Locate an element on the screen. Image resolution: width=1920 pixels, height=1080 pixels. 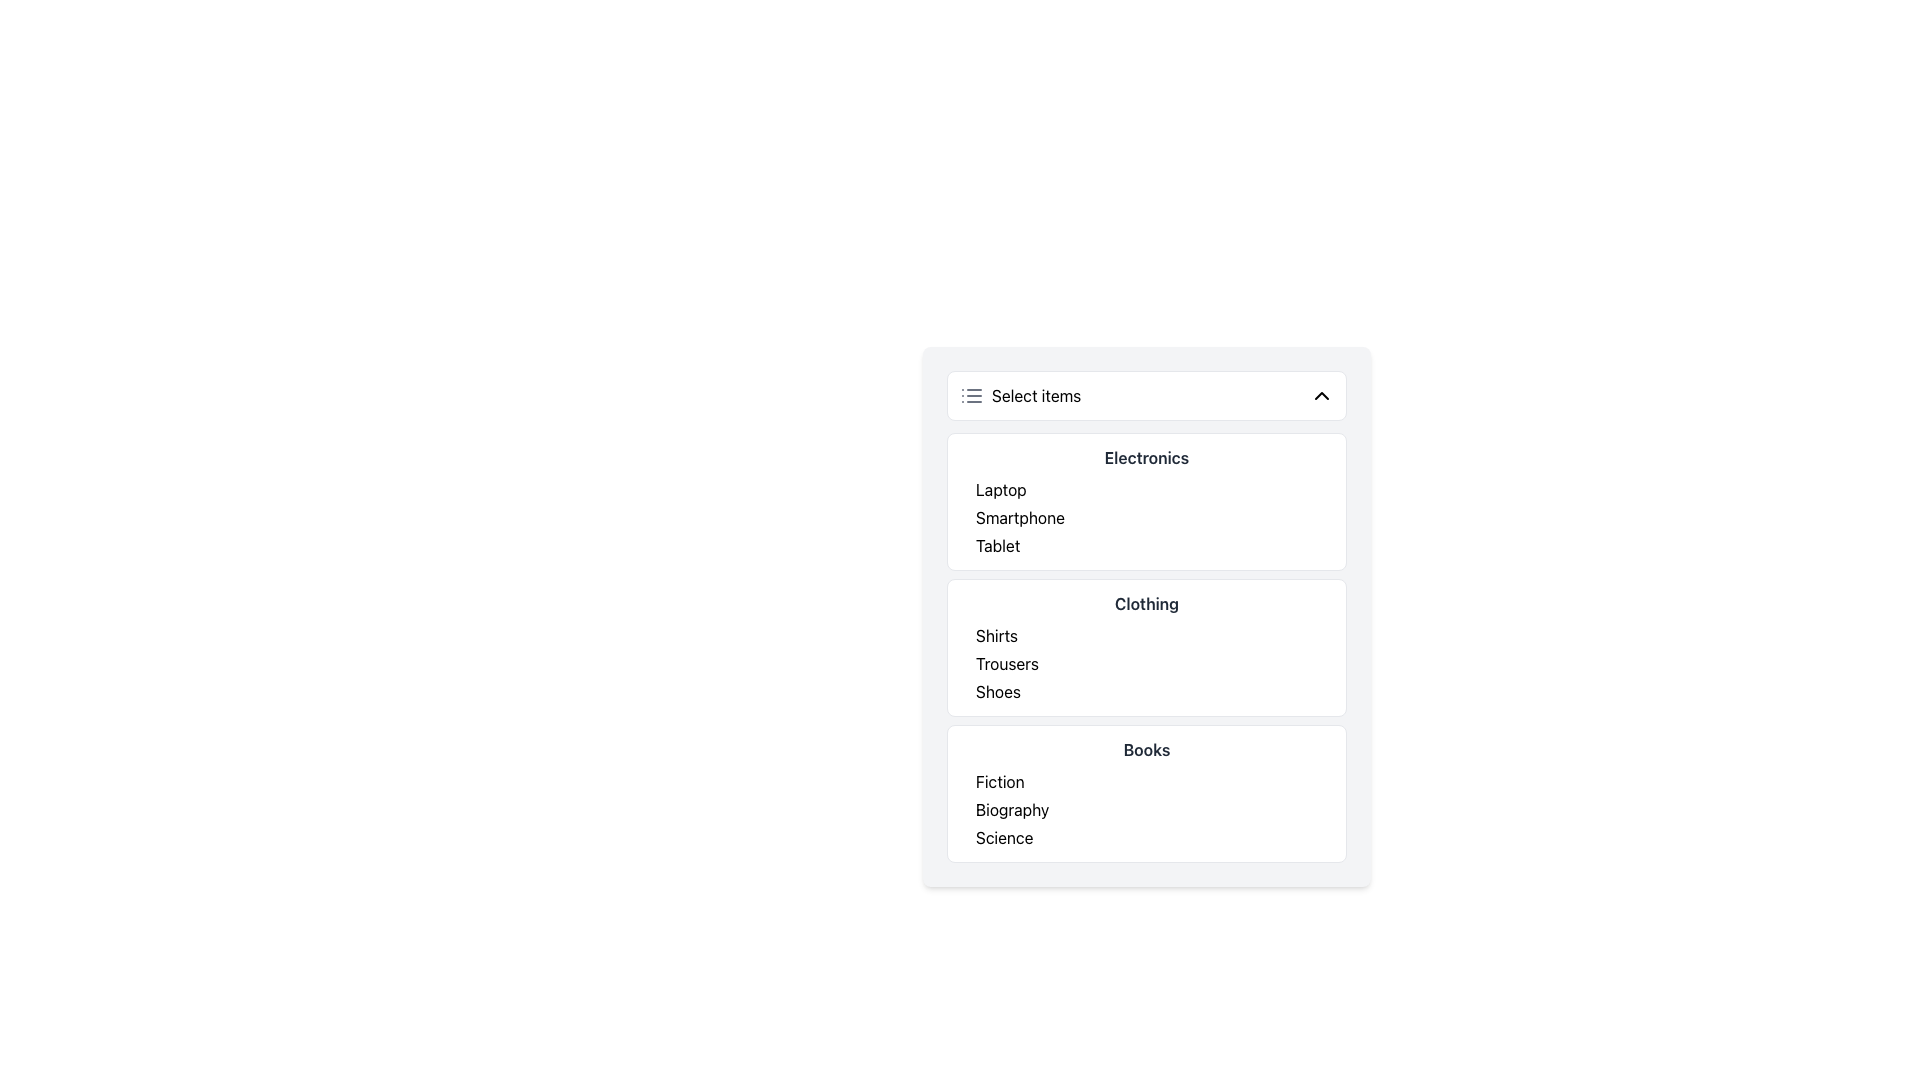
the 'Science' item in the selectable list under the 'Books' category is located at coordinates (1155, 837).